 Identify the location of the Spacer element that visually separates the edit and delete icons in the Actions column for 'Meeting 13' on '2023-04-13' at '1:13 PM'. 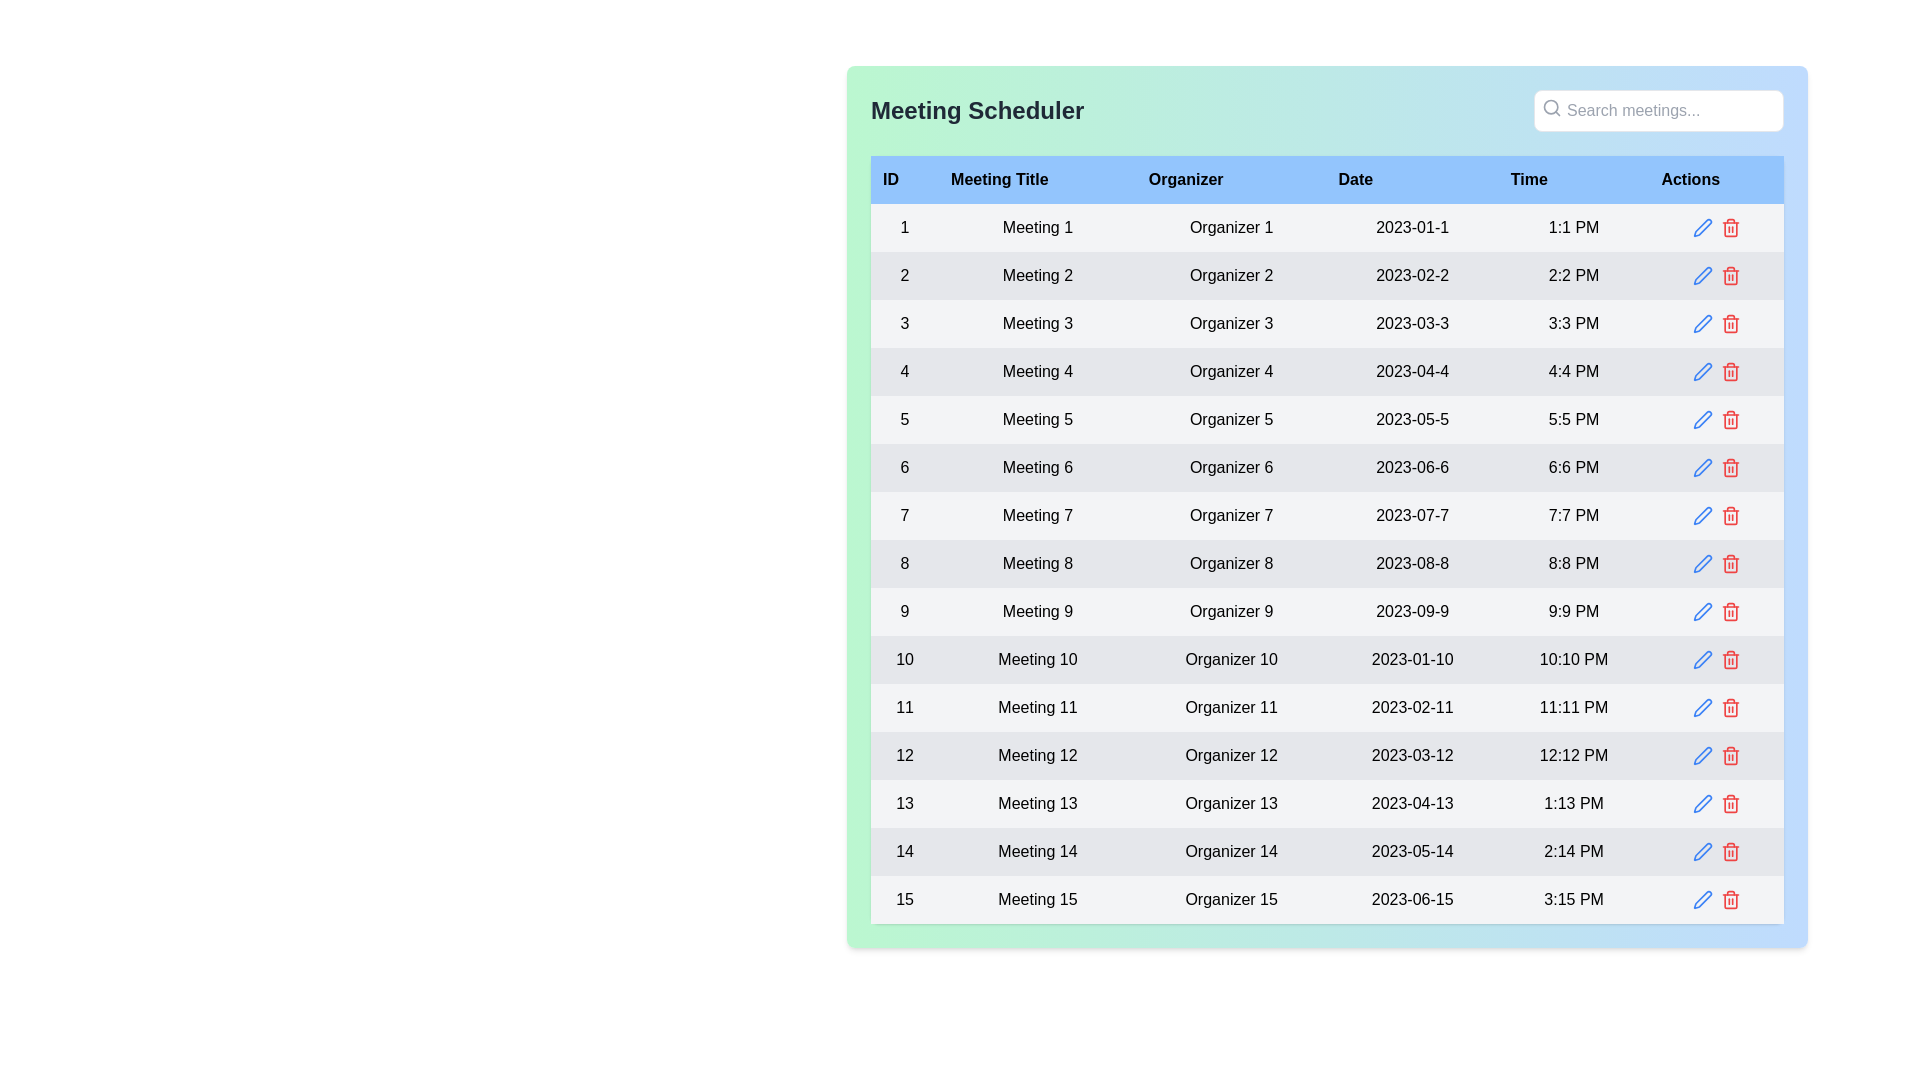
(1715, 802).